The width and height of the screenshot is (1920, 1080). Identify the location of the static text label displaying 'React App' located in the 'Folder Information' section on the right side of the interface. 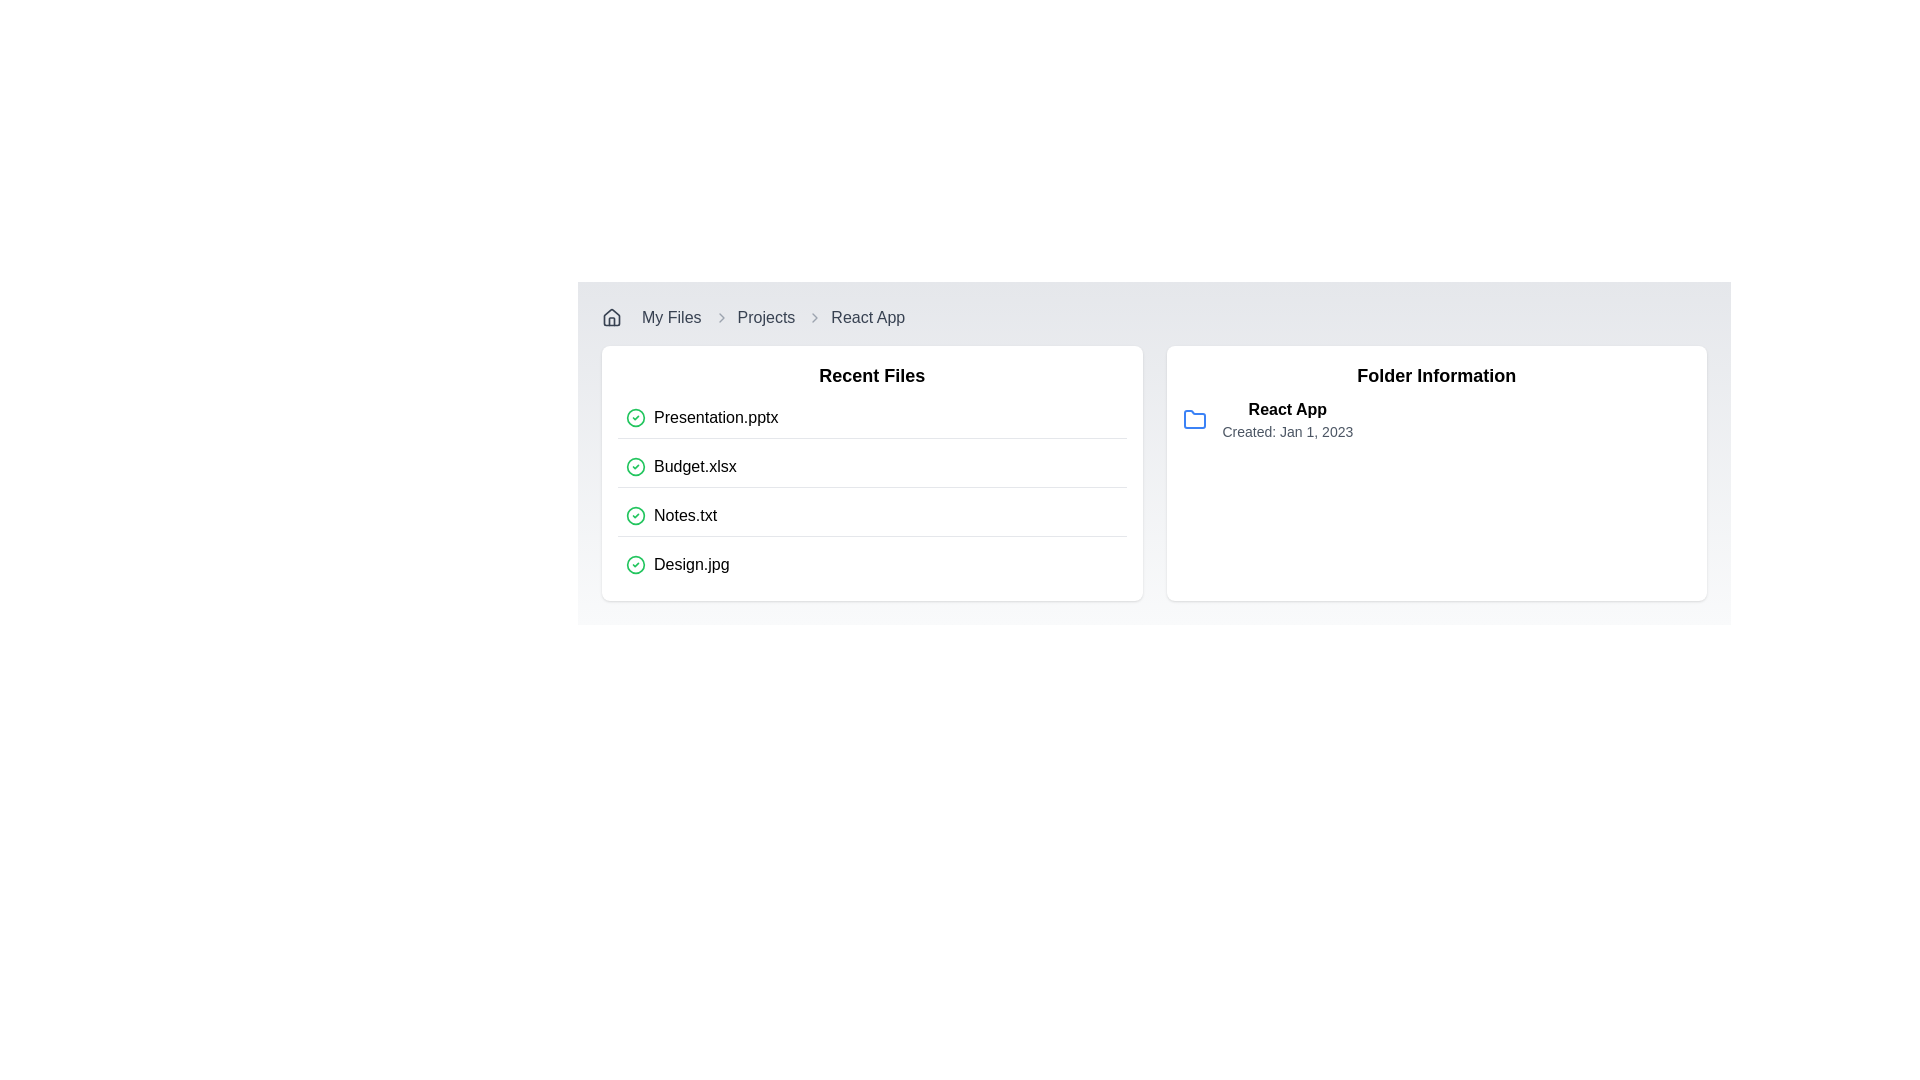
(1287, 408).